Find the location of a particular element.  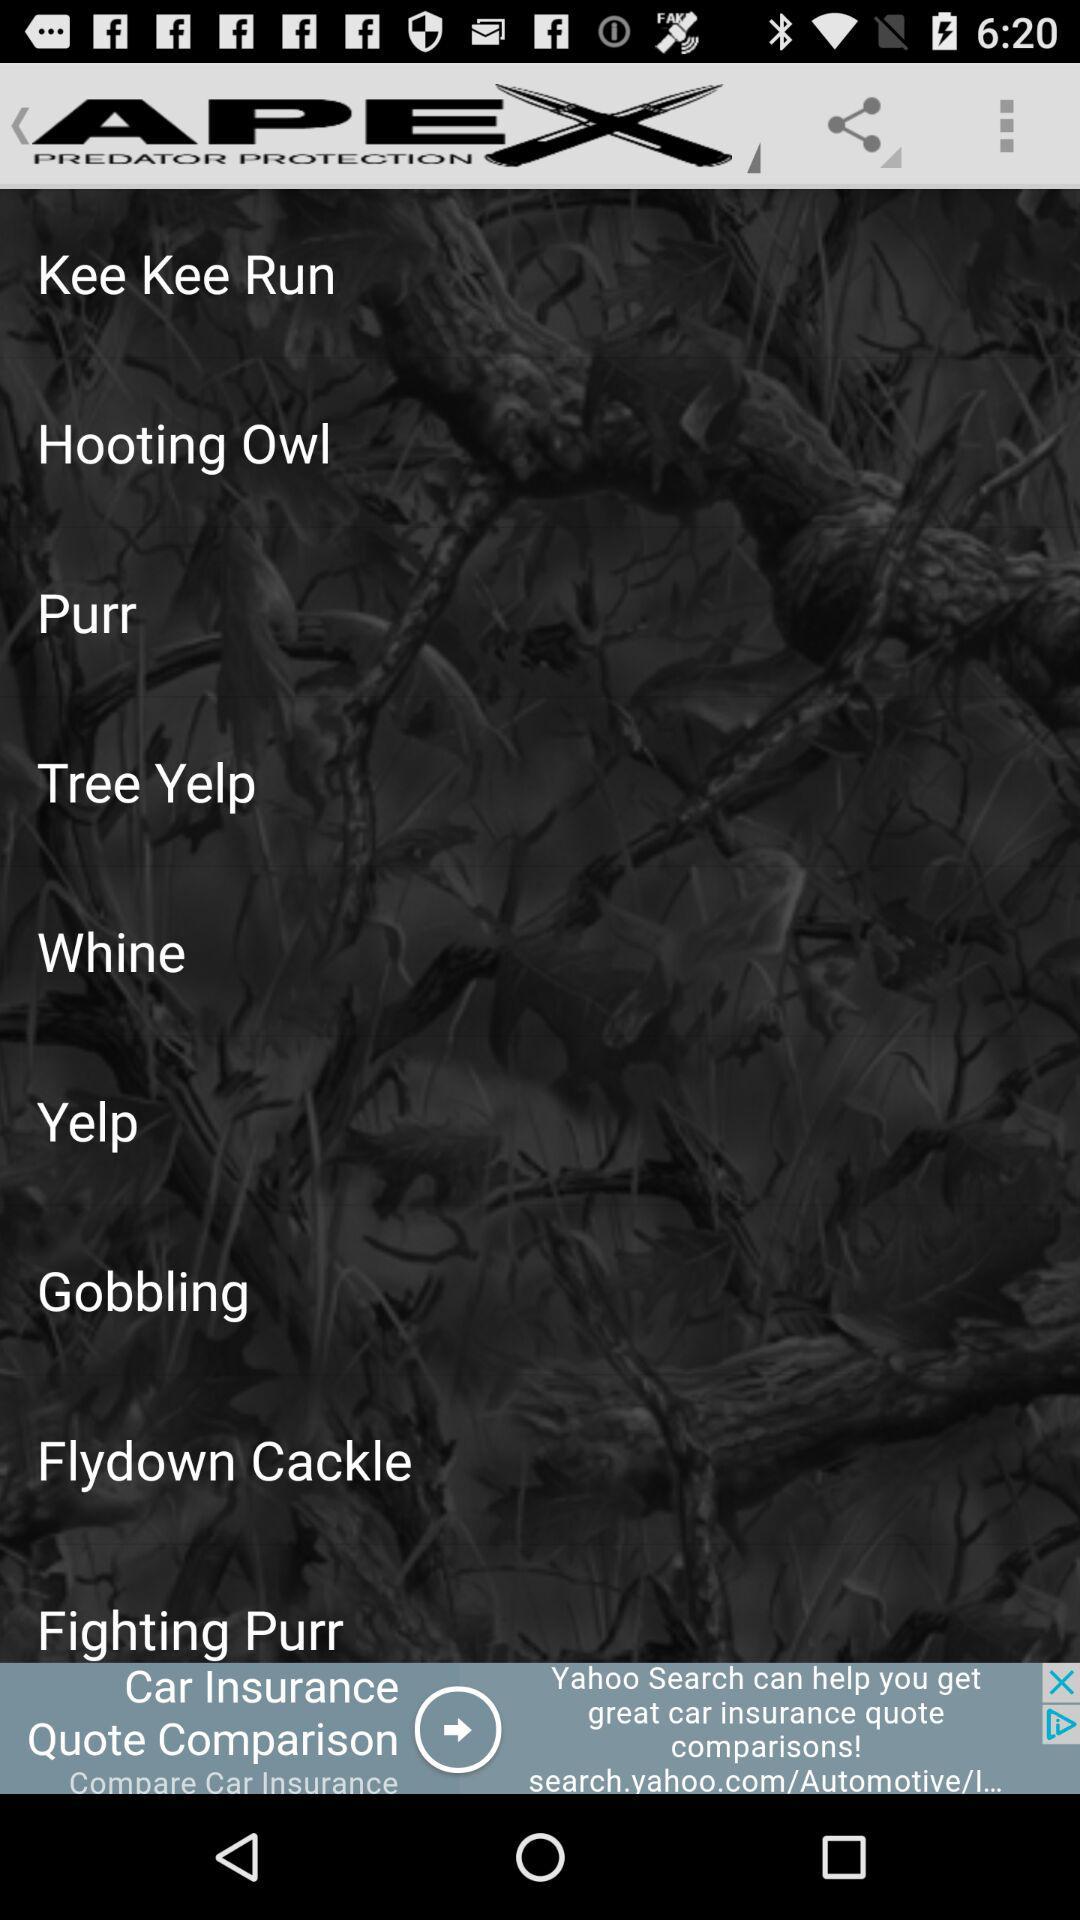

advertising is located at coordinates (540, 1727).